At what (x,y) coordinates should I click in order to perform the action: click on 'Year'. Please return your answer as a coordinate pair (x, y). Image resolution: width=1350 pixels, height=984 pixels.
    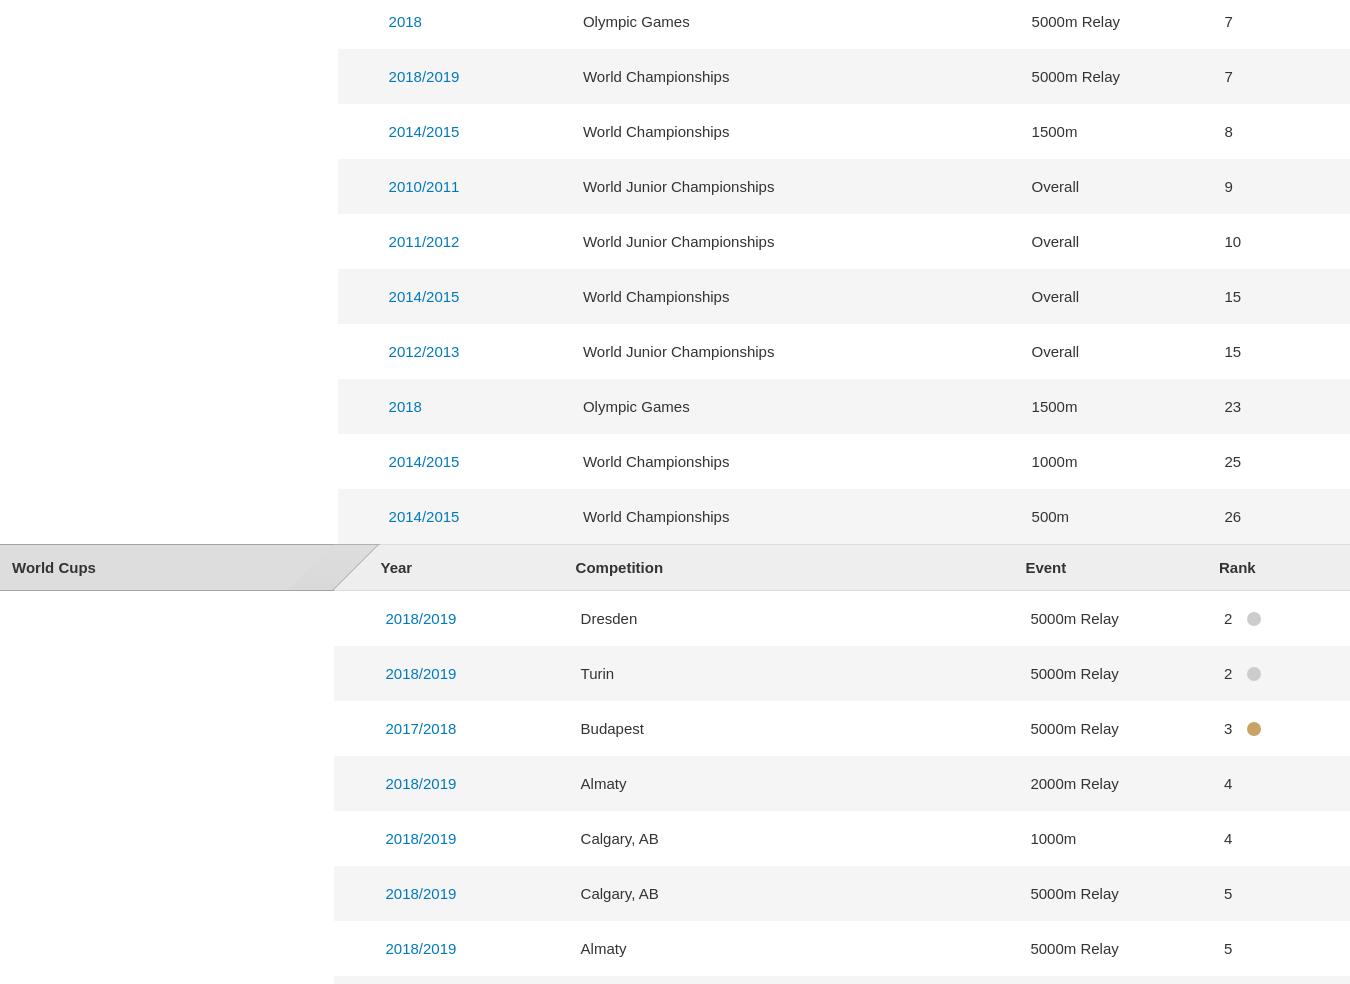
    Looking at the image, I should click on (395, 566).